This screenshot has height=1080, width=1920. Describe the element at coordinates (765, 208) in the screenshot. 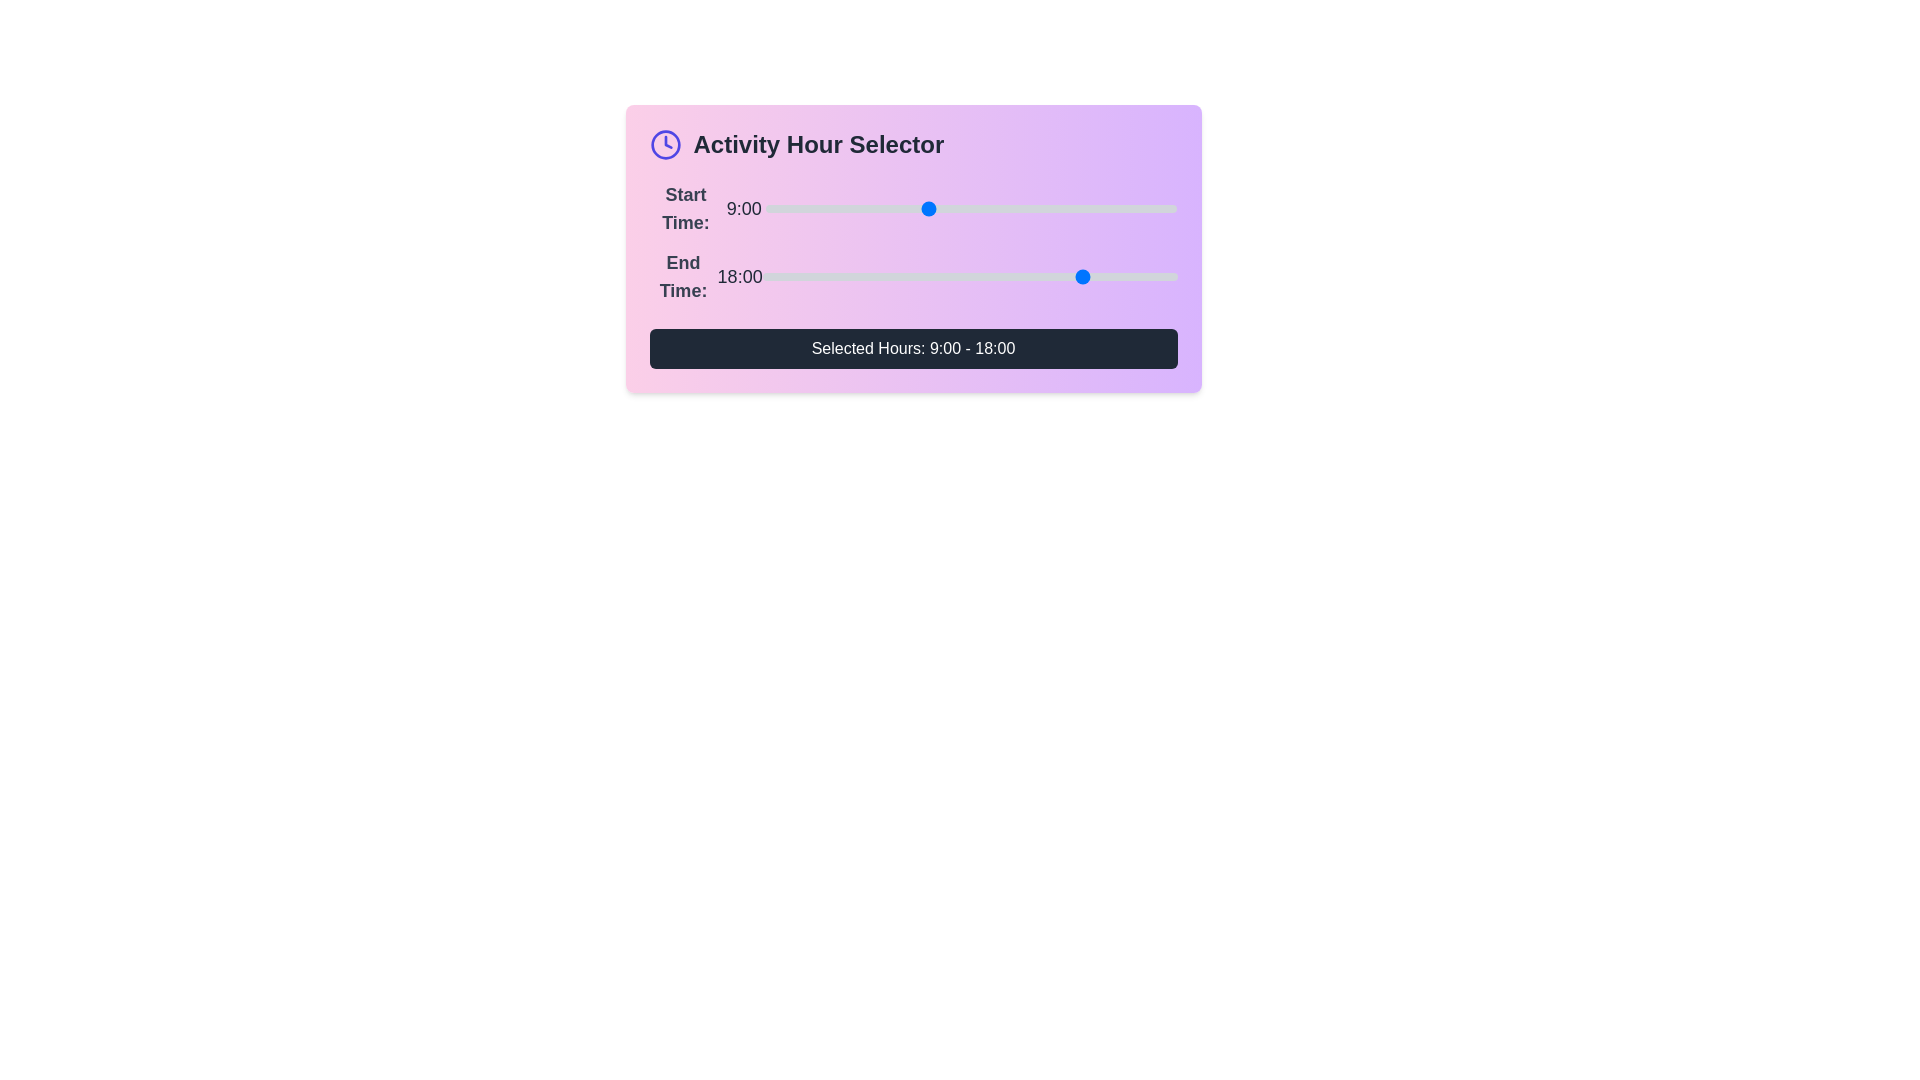

I see `the start time slider to set the hour to 0` at that location.